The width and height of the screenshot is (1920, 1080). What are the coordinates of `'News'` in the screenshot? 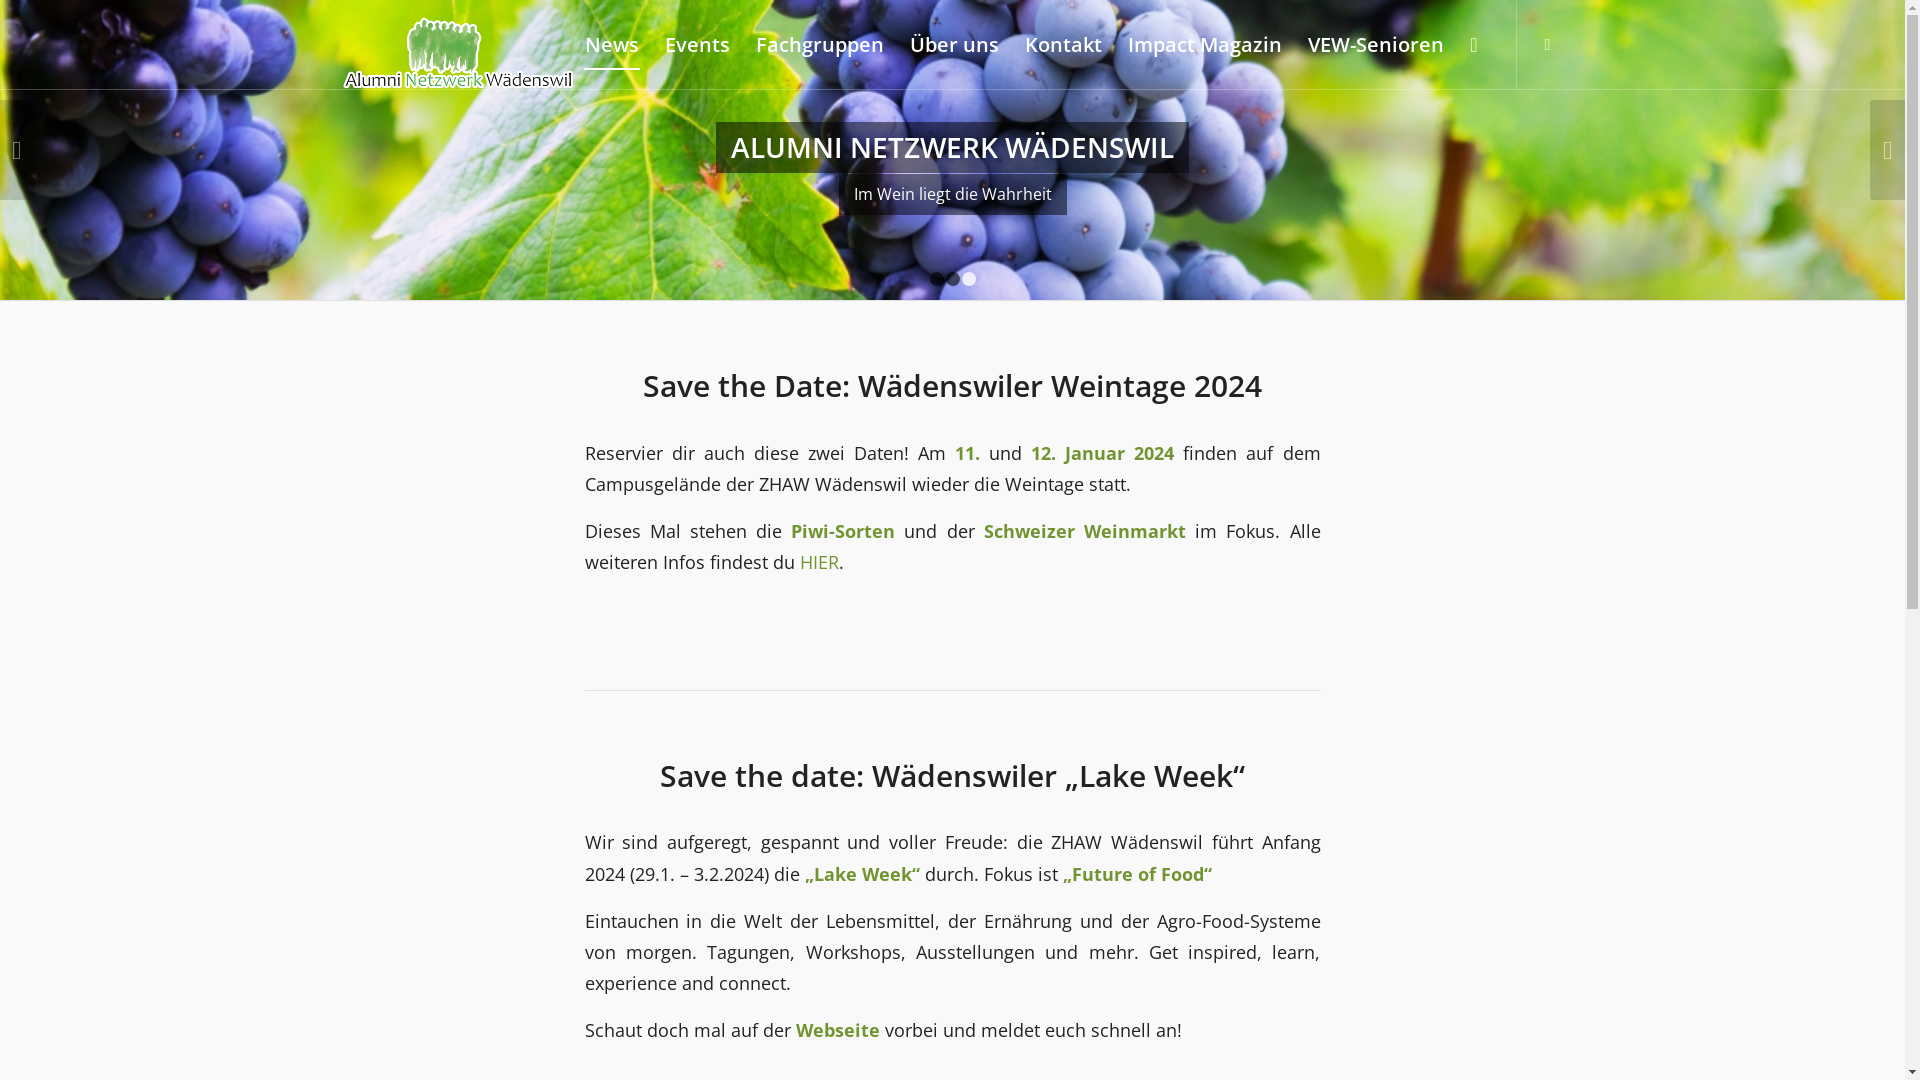 It's located at (610, 45).